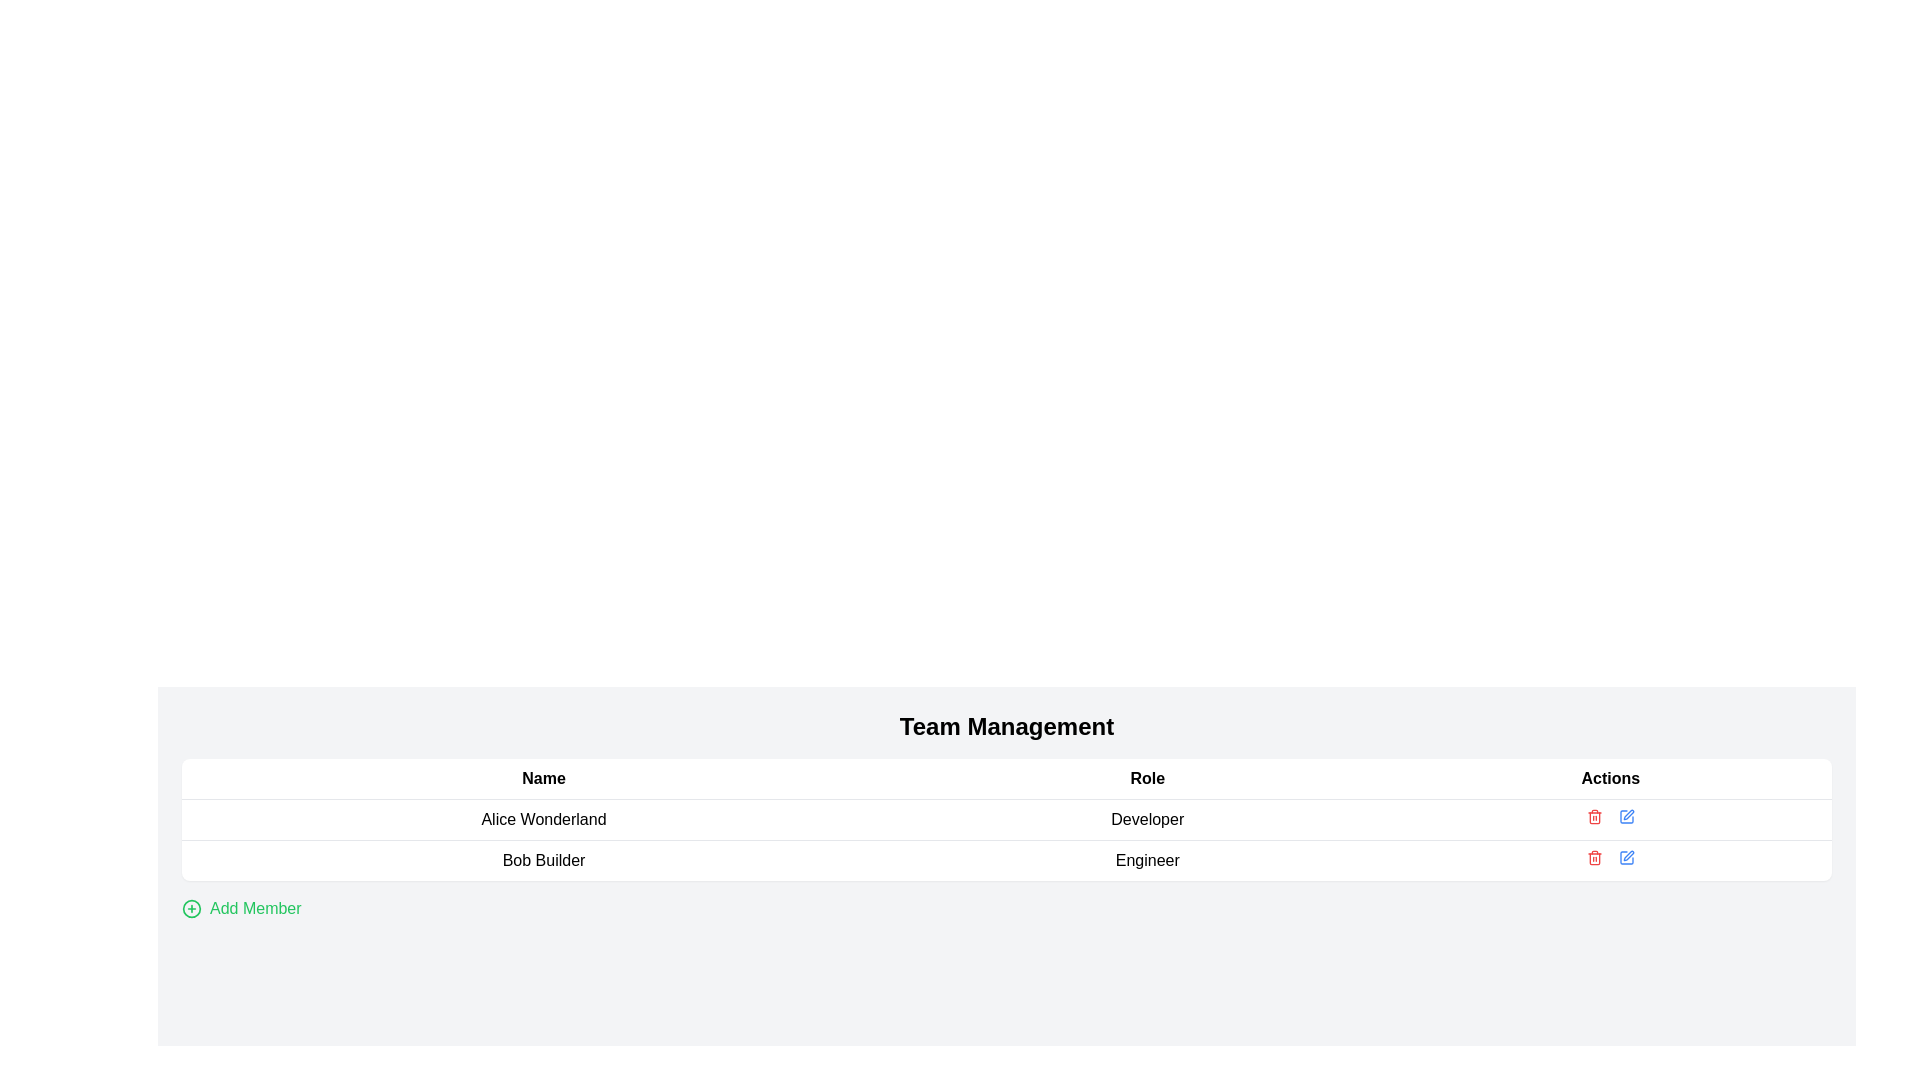  What do you see at coordinates (240, 909) in the screenshot?
I see `the 'Add Member' button located below the 'Team Management' table` at bounding box center [240, 909].